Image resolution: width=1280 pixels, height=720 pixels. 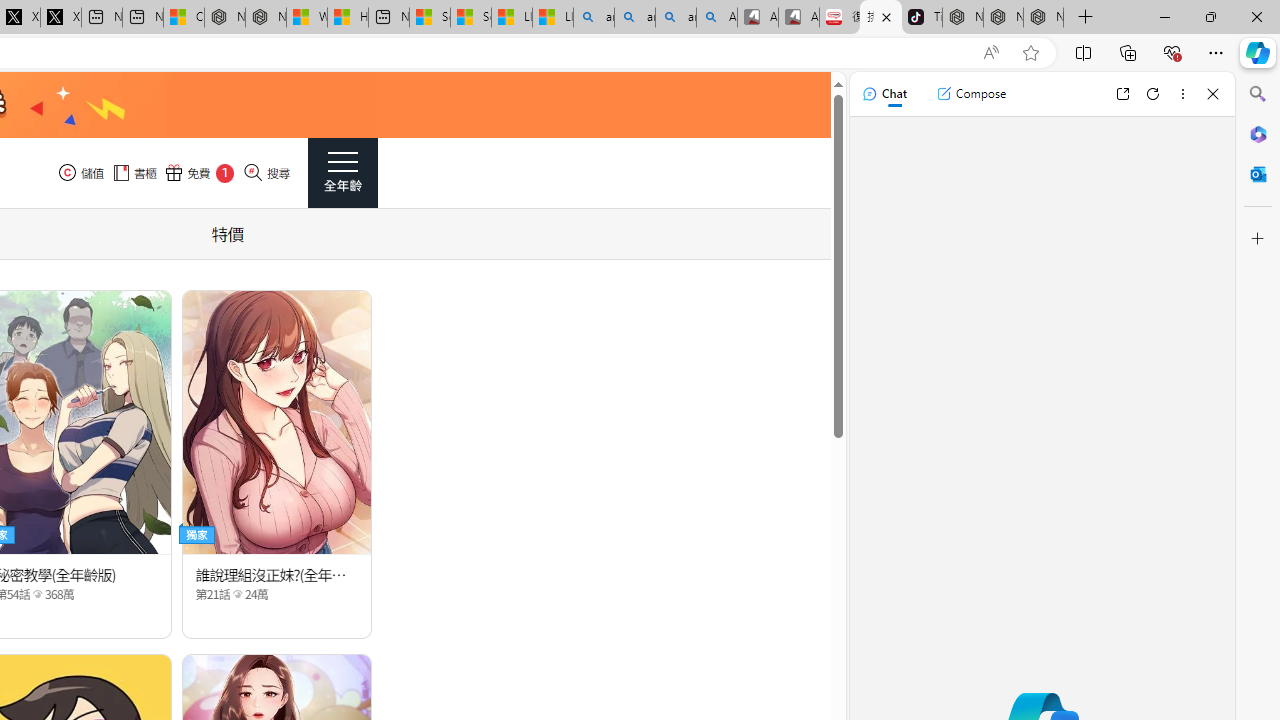 What do you see at coordinates (717, 17) in the screenshot?
I see `'Amazon Echo Robot - Search Images'` at bounding box center [717, 17].